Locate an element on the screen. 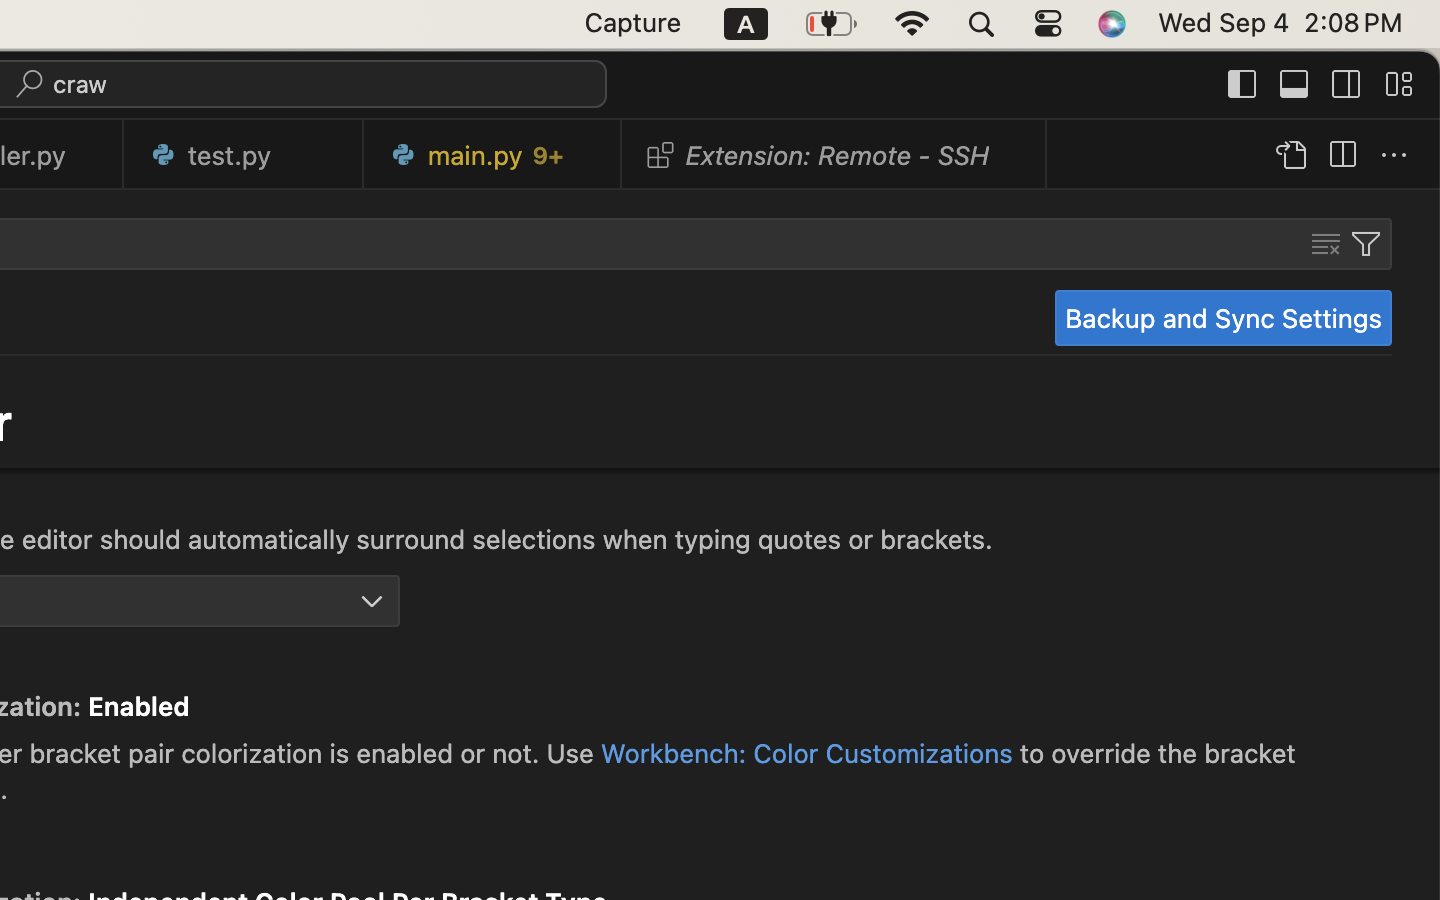 The height and width of the screenshot is (900, 1440). '0 main.py   9+' is located at coordinates (492, 154).